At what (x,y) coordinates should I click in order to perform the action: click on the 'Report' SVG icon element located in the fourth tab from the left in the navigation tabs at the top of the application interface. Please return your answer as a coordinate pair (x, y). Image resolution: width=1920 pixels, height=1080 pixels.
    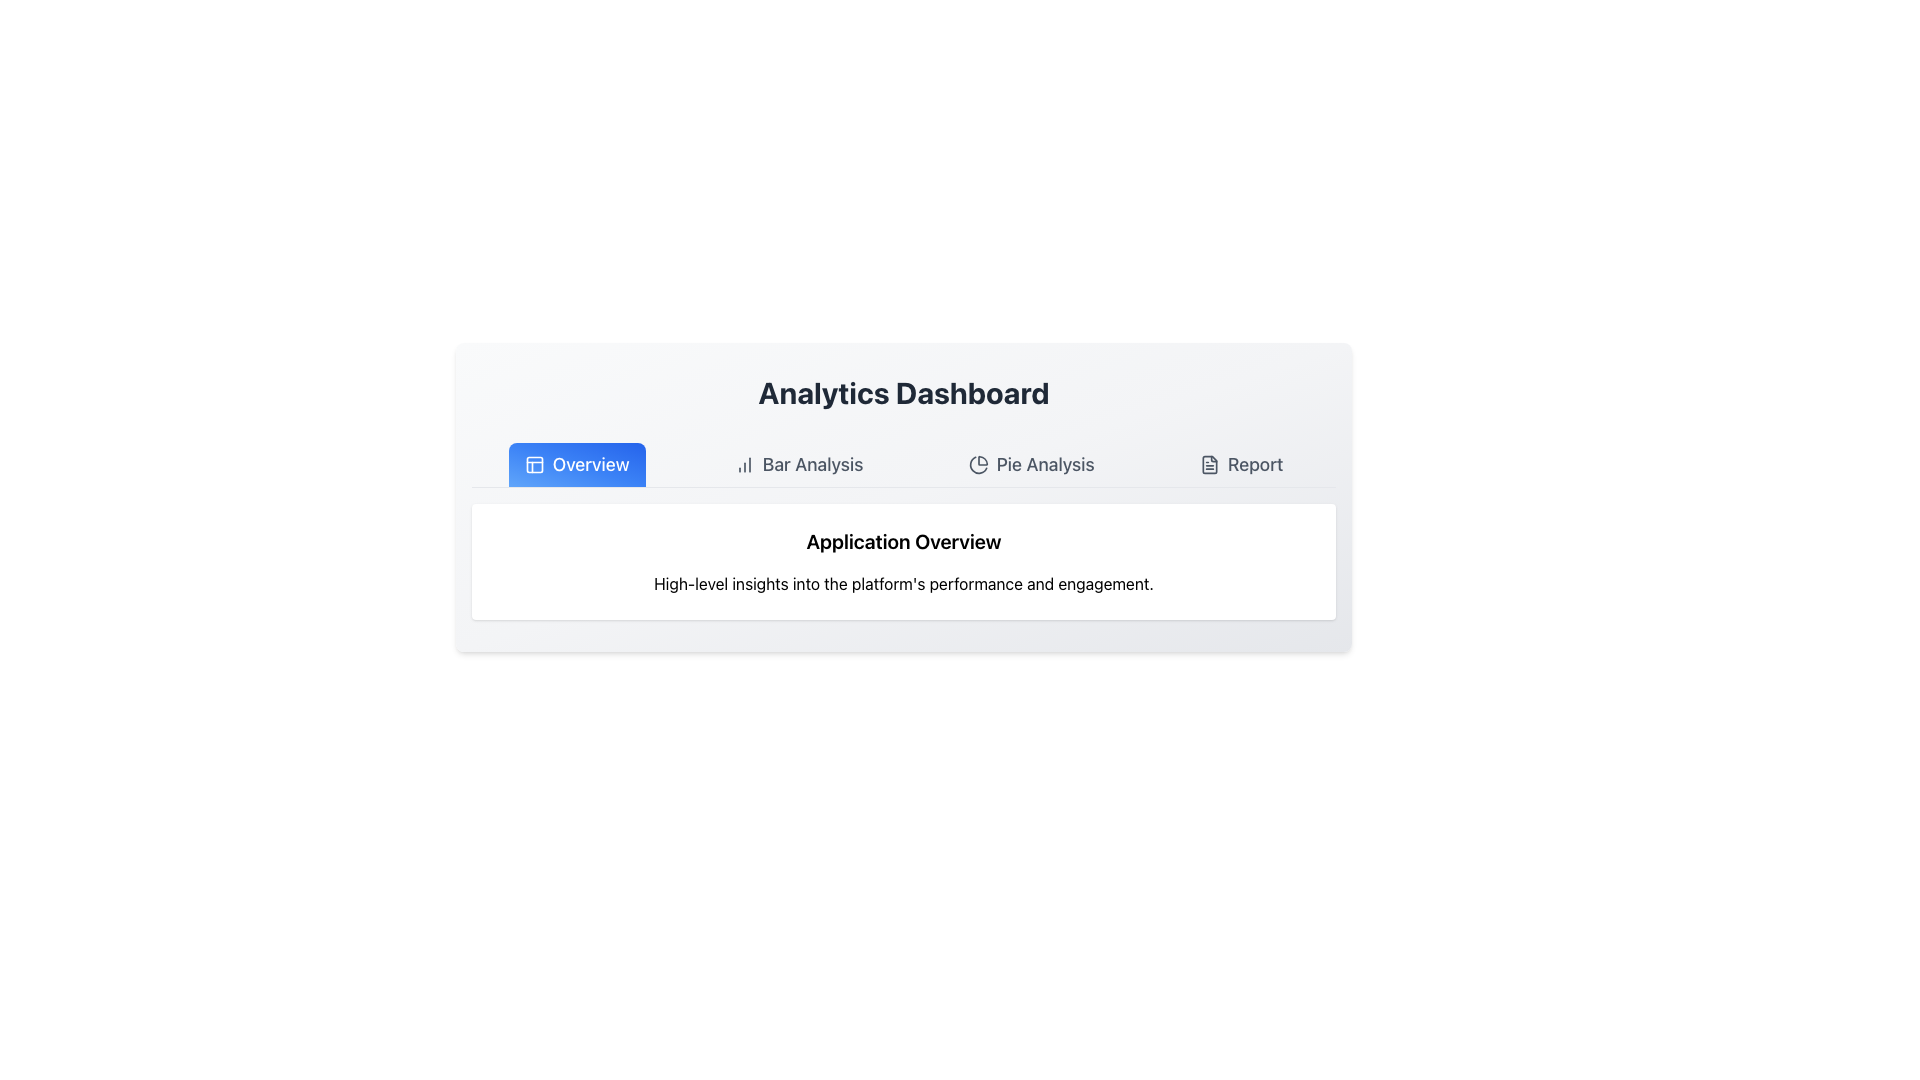
    Looking at the image, I should click on (1208, 465).